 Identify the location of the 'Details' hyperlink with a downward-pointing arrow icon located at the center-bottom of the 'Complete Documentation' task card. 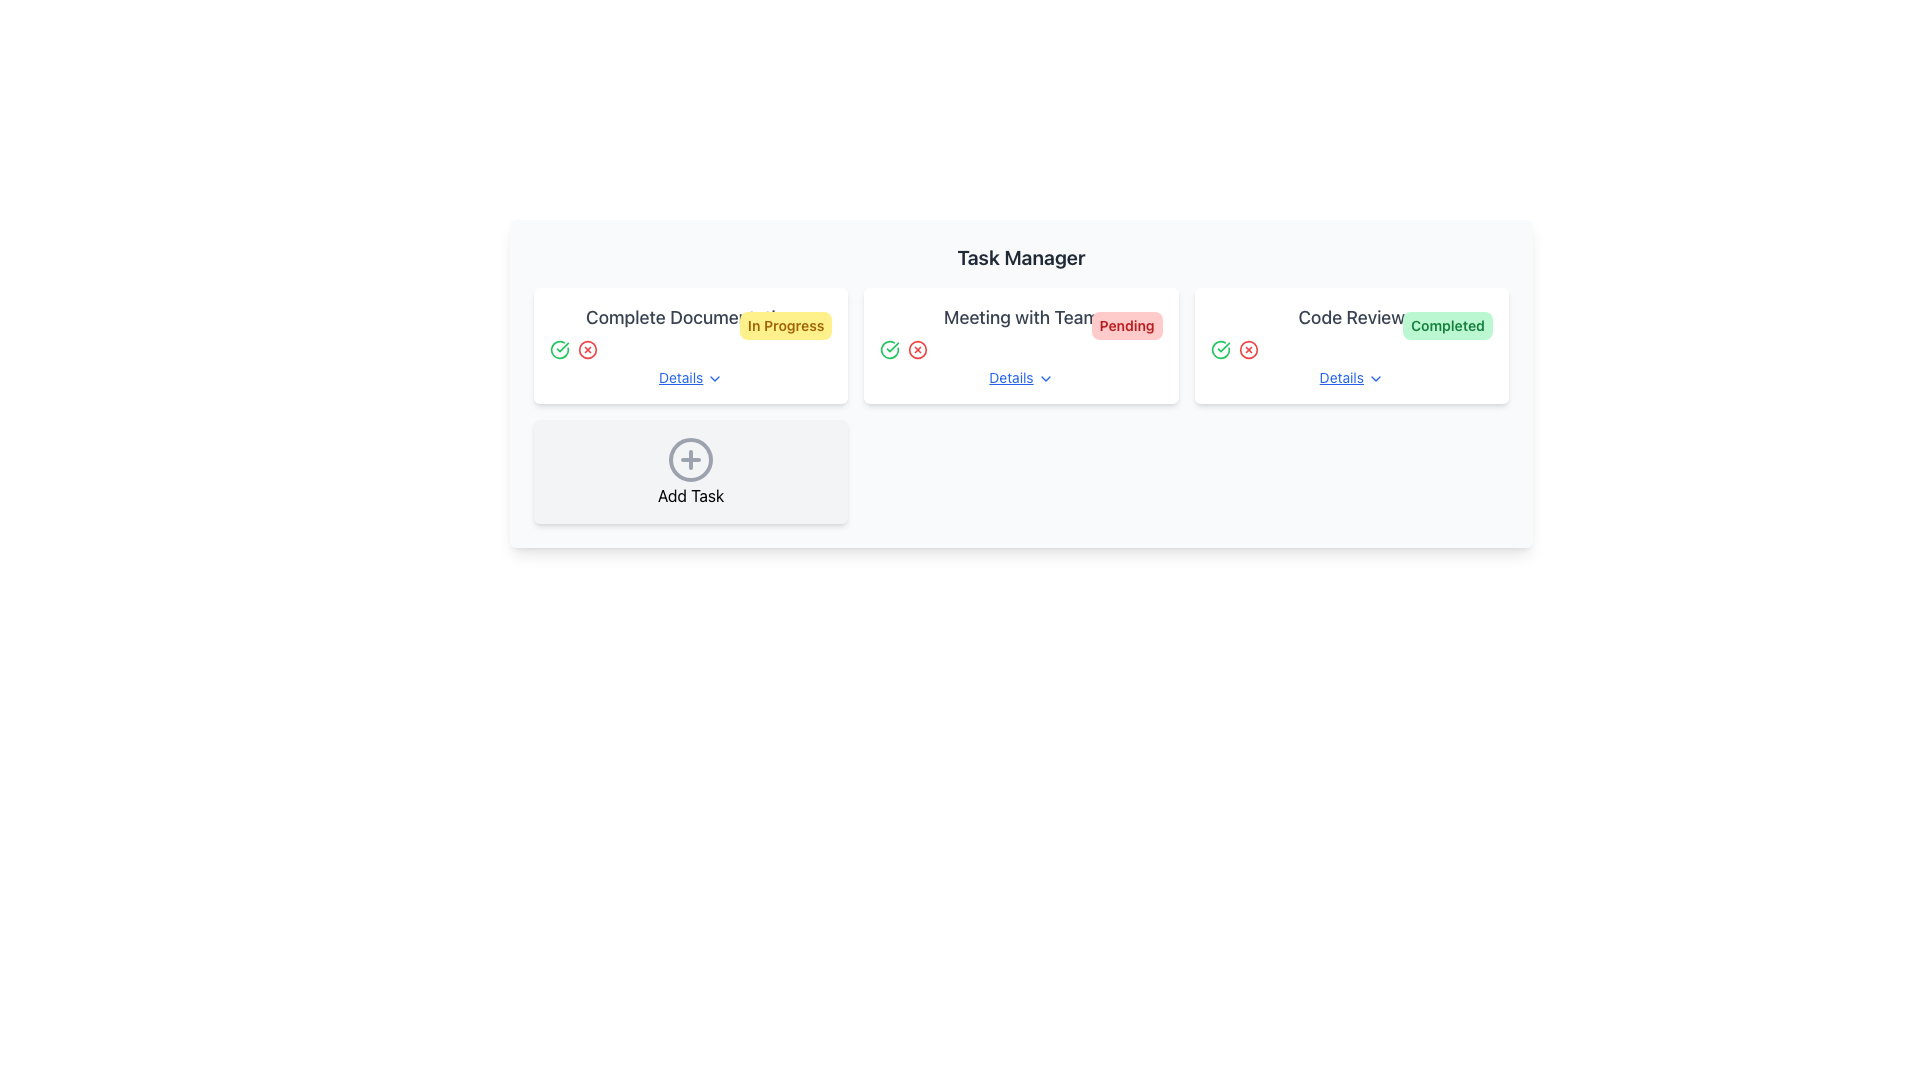
(691, 378).